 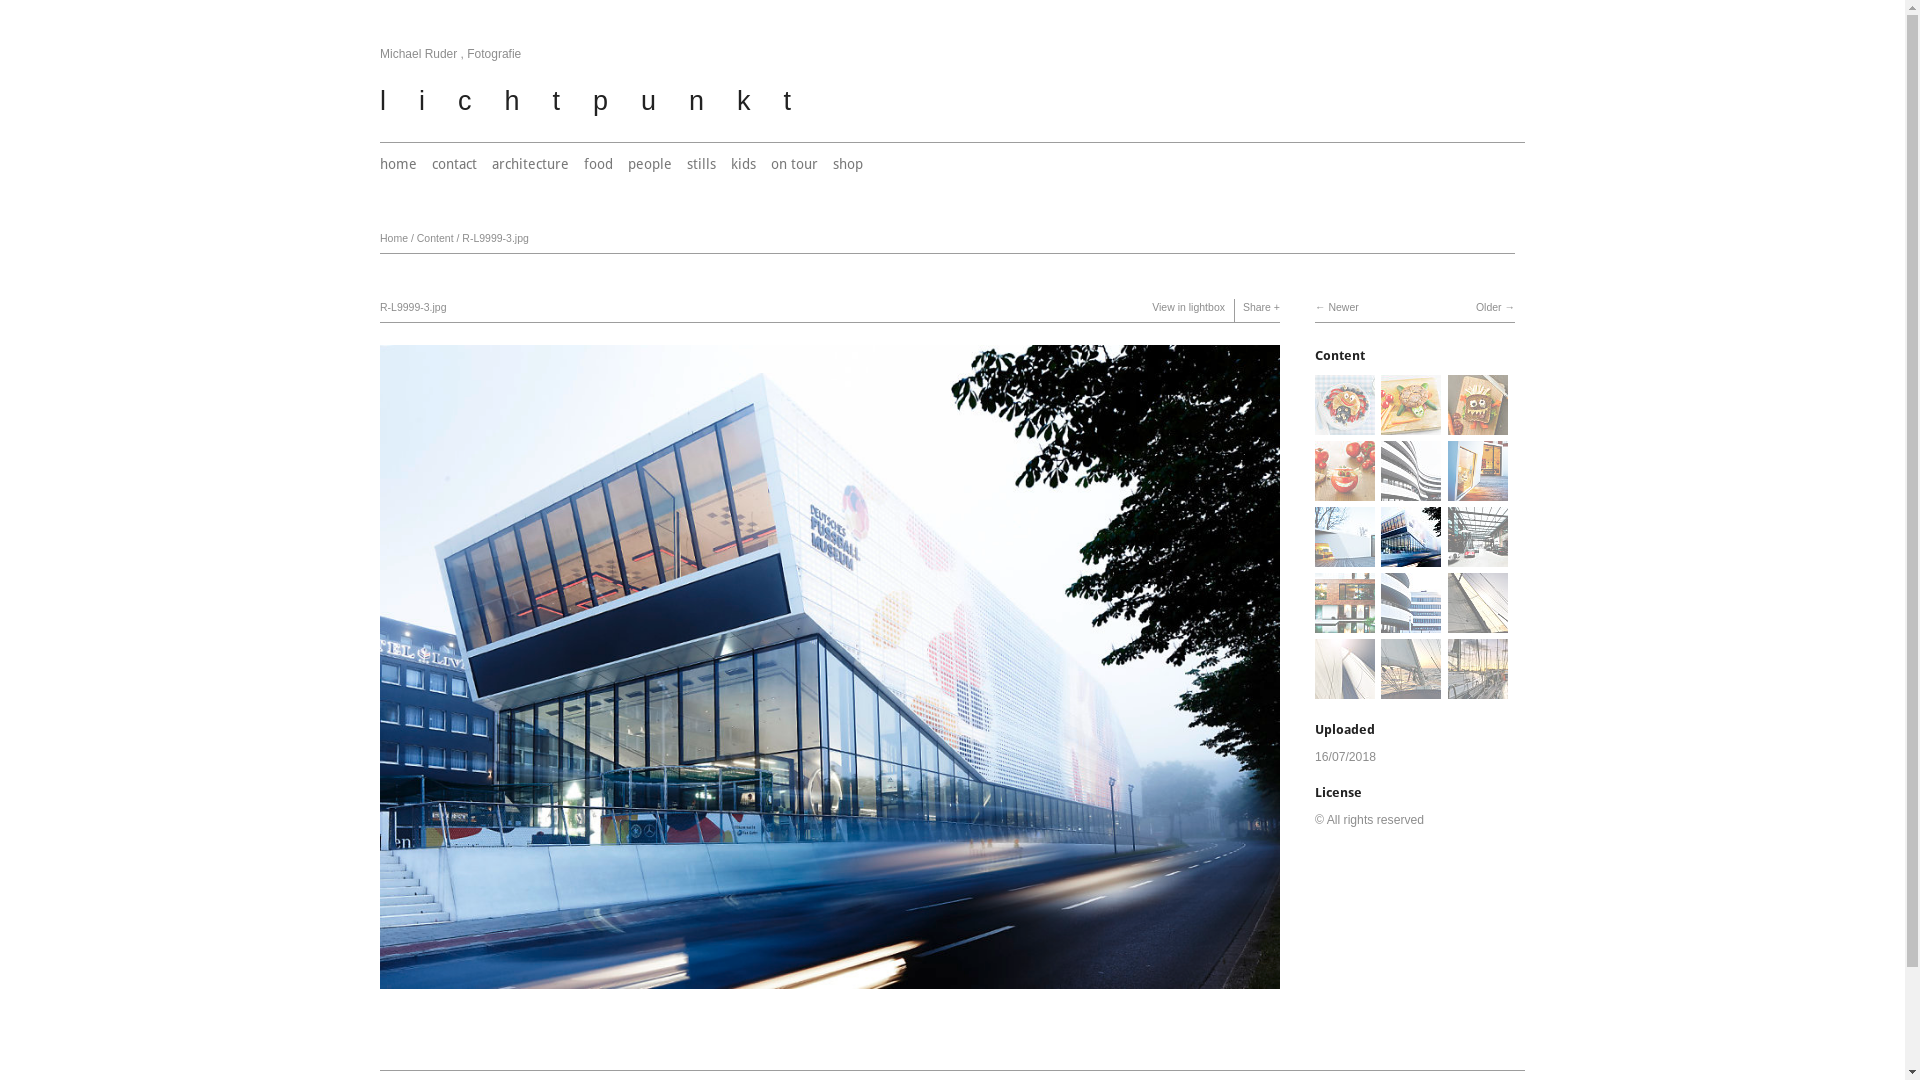 I want to click on 'contact', so click(x=453, y=163).